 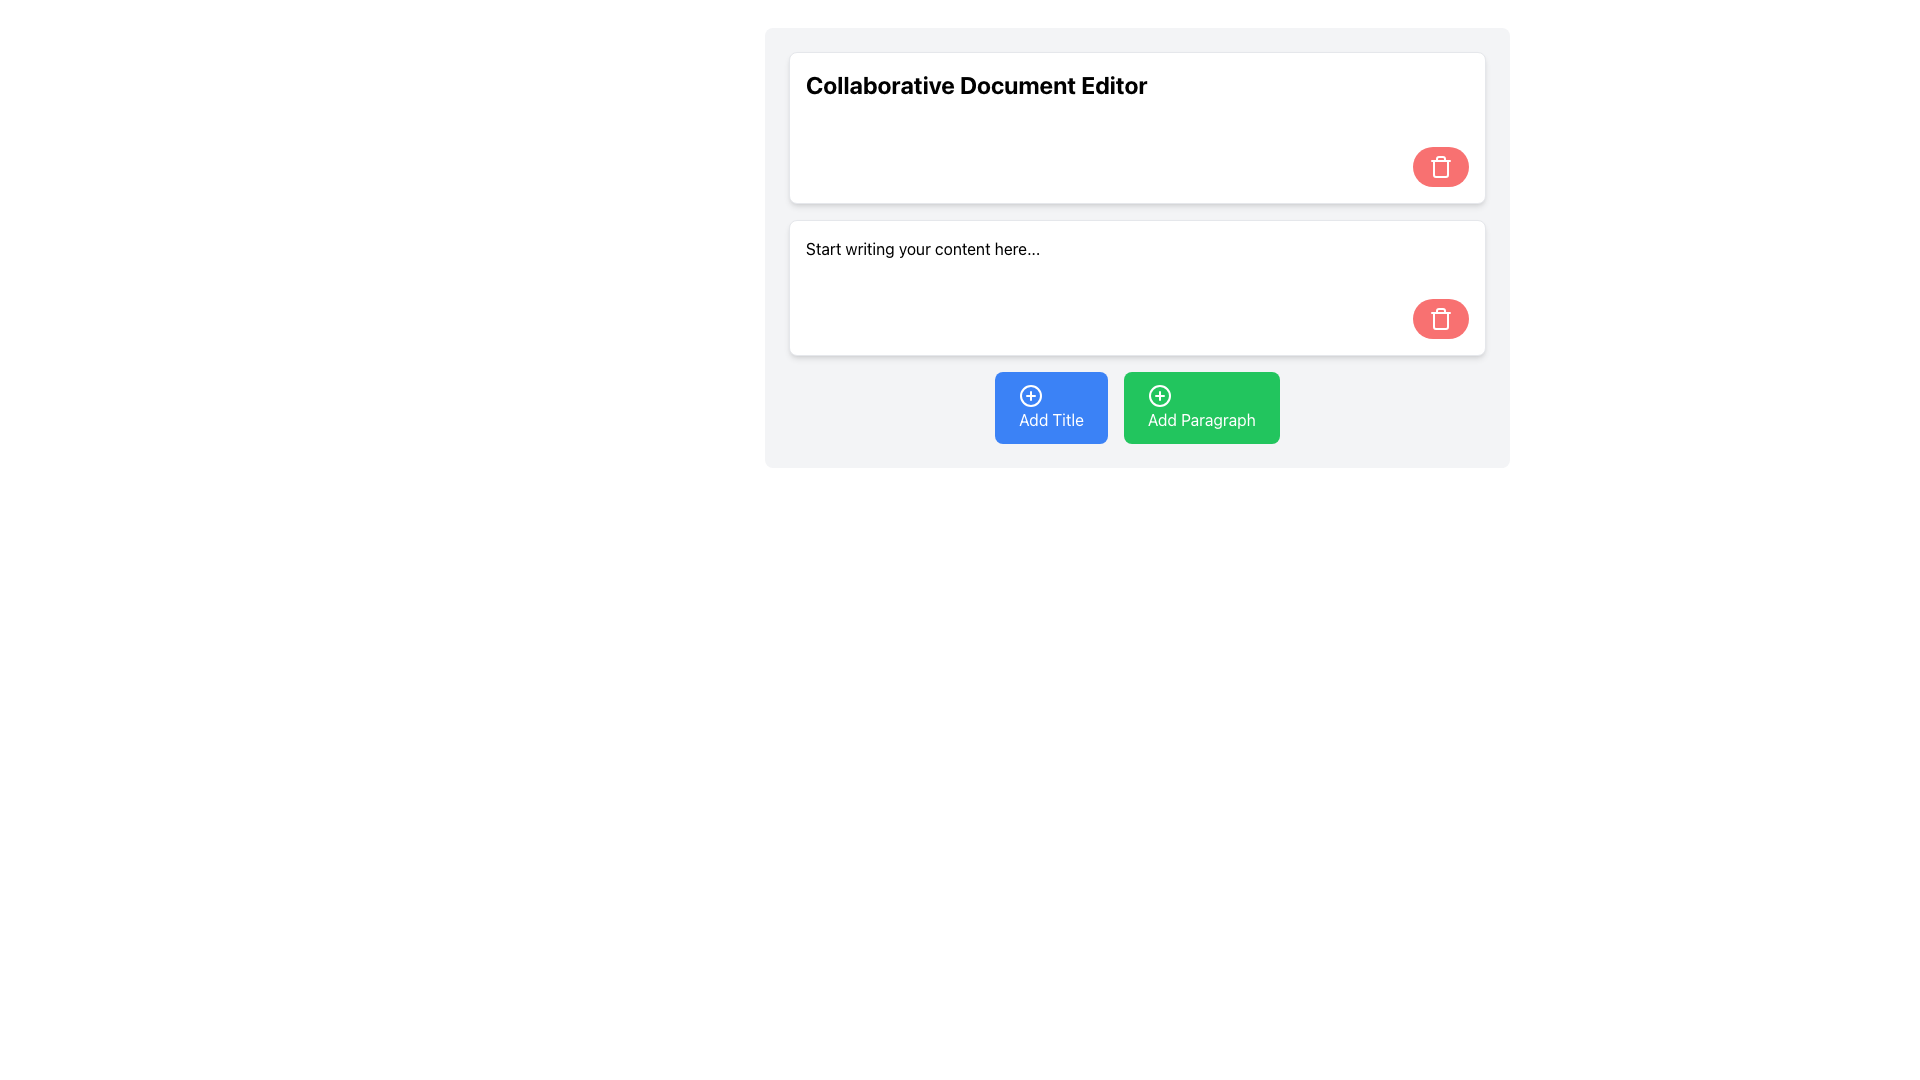 What do you see at coordinates (1440, 318) in the screenshot?
I see `the circular red delete button with a trash can icon located in the bottom-right corner of the second editable content area` at bounding box center [1440, 318].